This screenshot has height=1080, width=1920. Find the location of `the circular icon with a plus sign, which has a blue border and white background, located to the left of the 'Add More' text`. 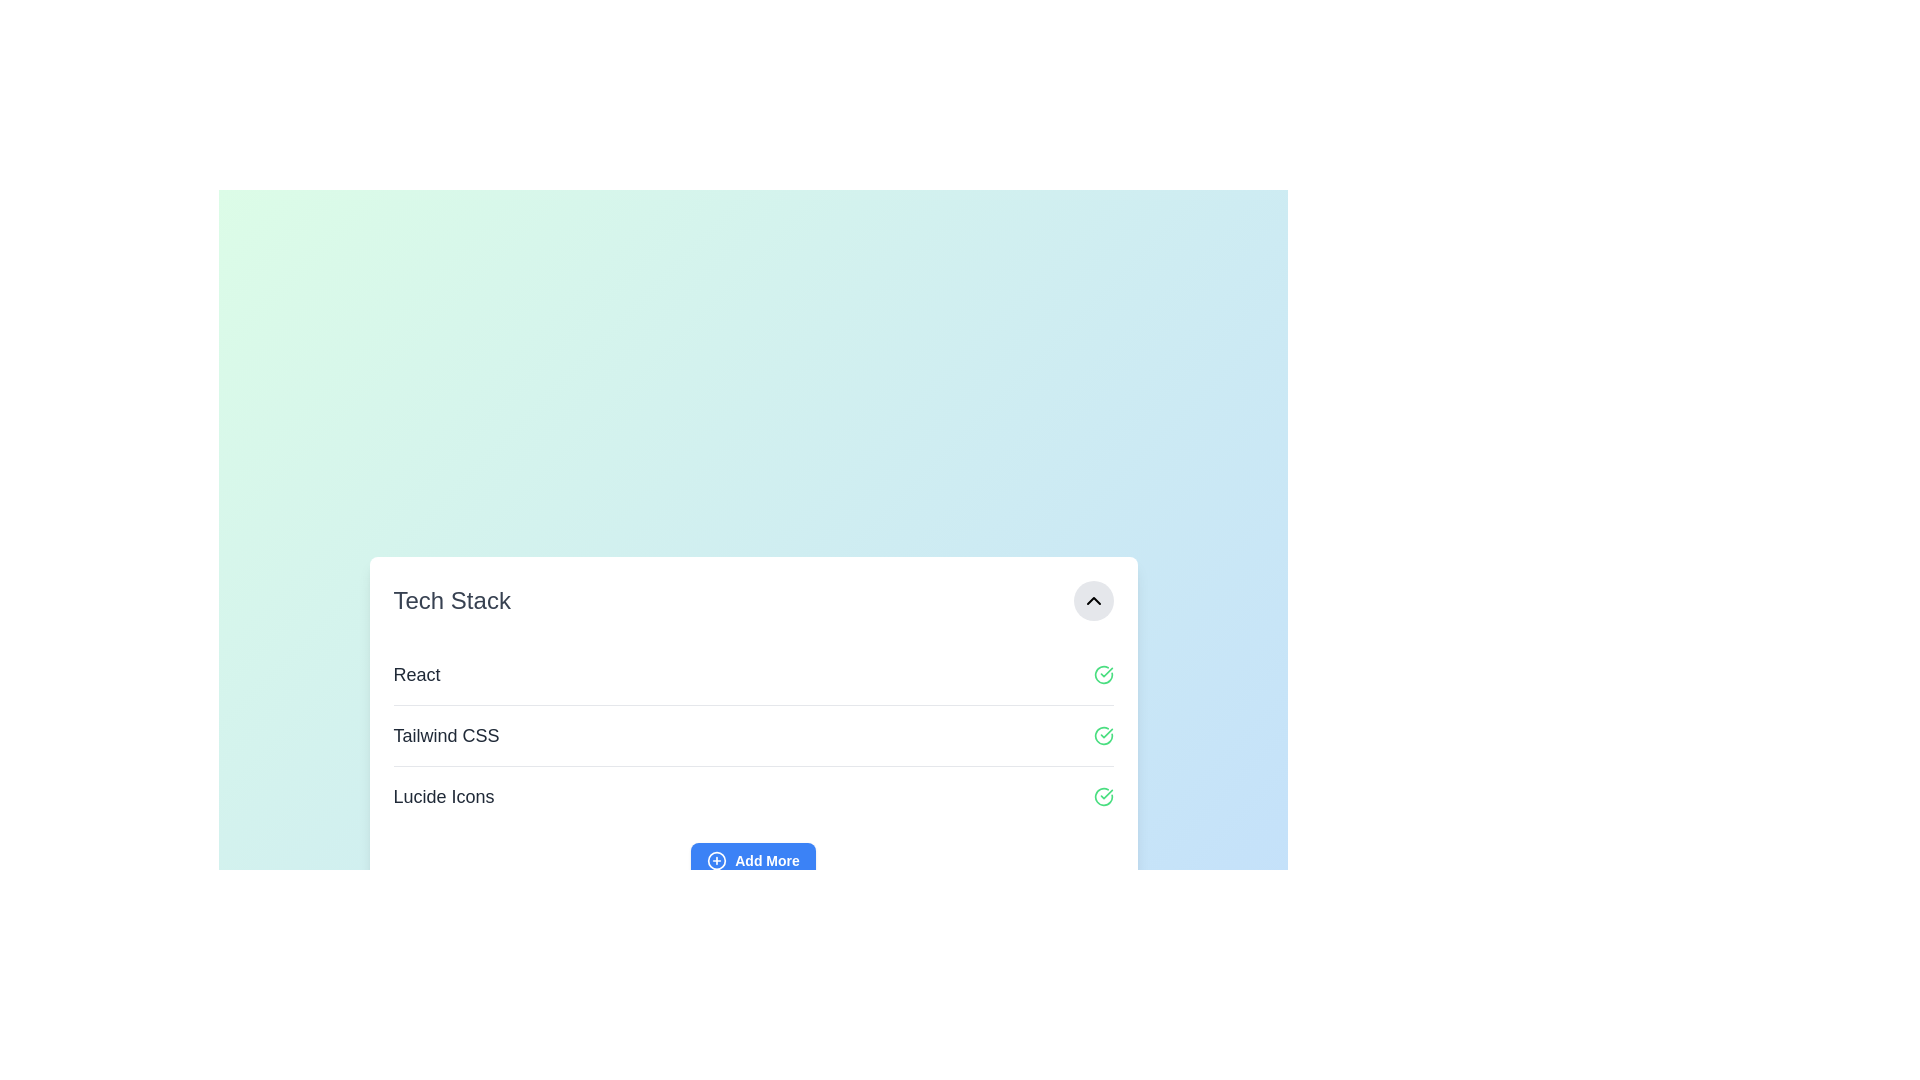

the circular icon with a plus sign, which has a blue border and white background, located to the left of the 'Add More' text is located at coordinates (717, 859).